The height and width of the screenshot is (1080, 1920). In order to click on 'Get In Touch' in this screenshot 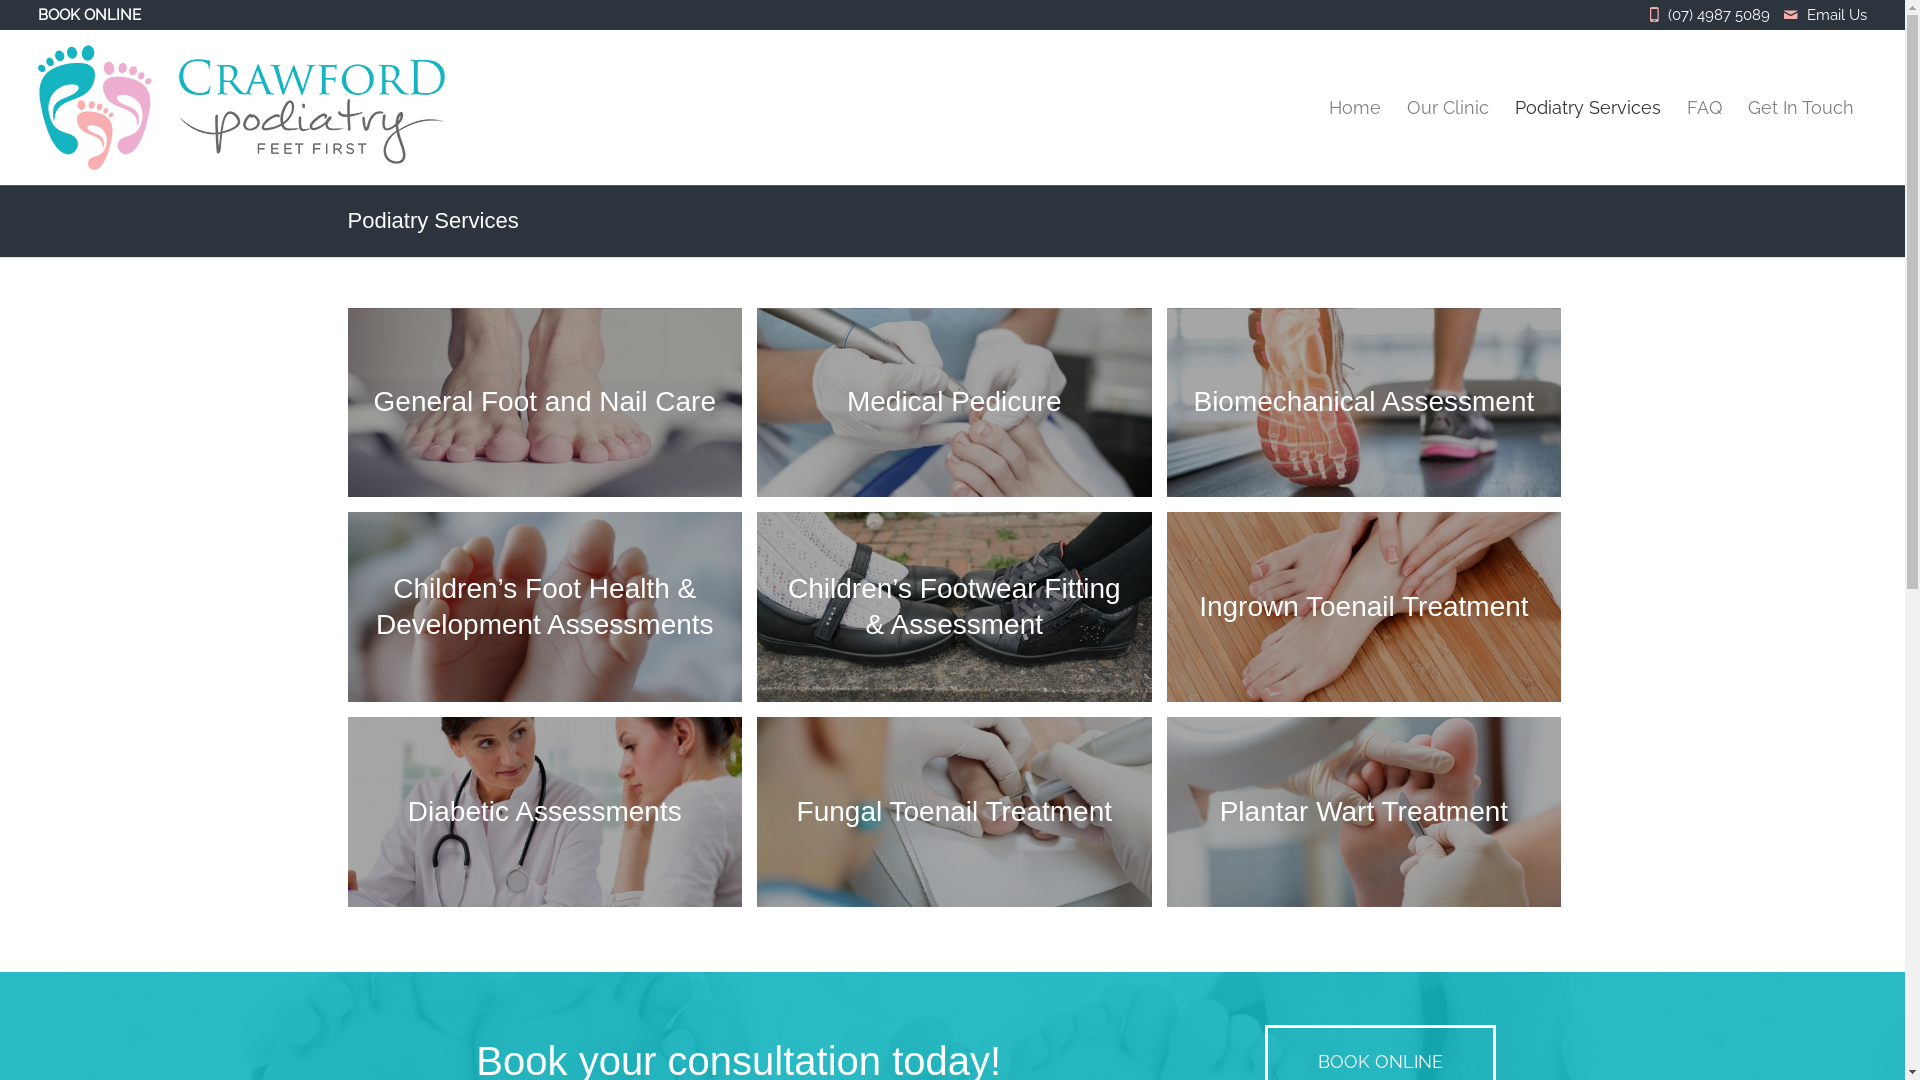, I will do `click(1800, 107)`.